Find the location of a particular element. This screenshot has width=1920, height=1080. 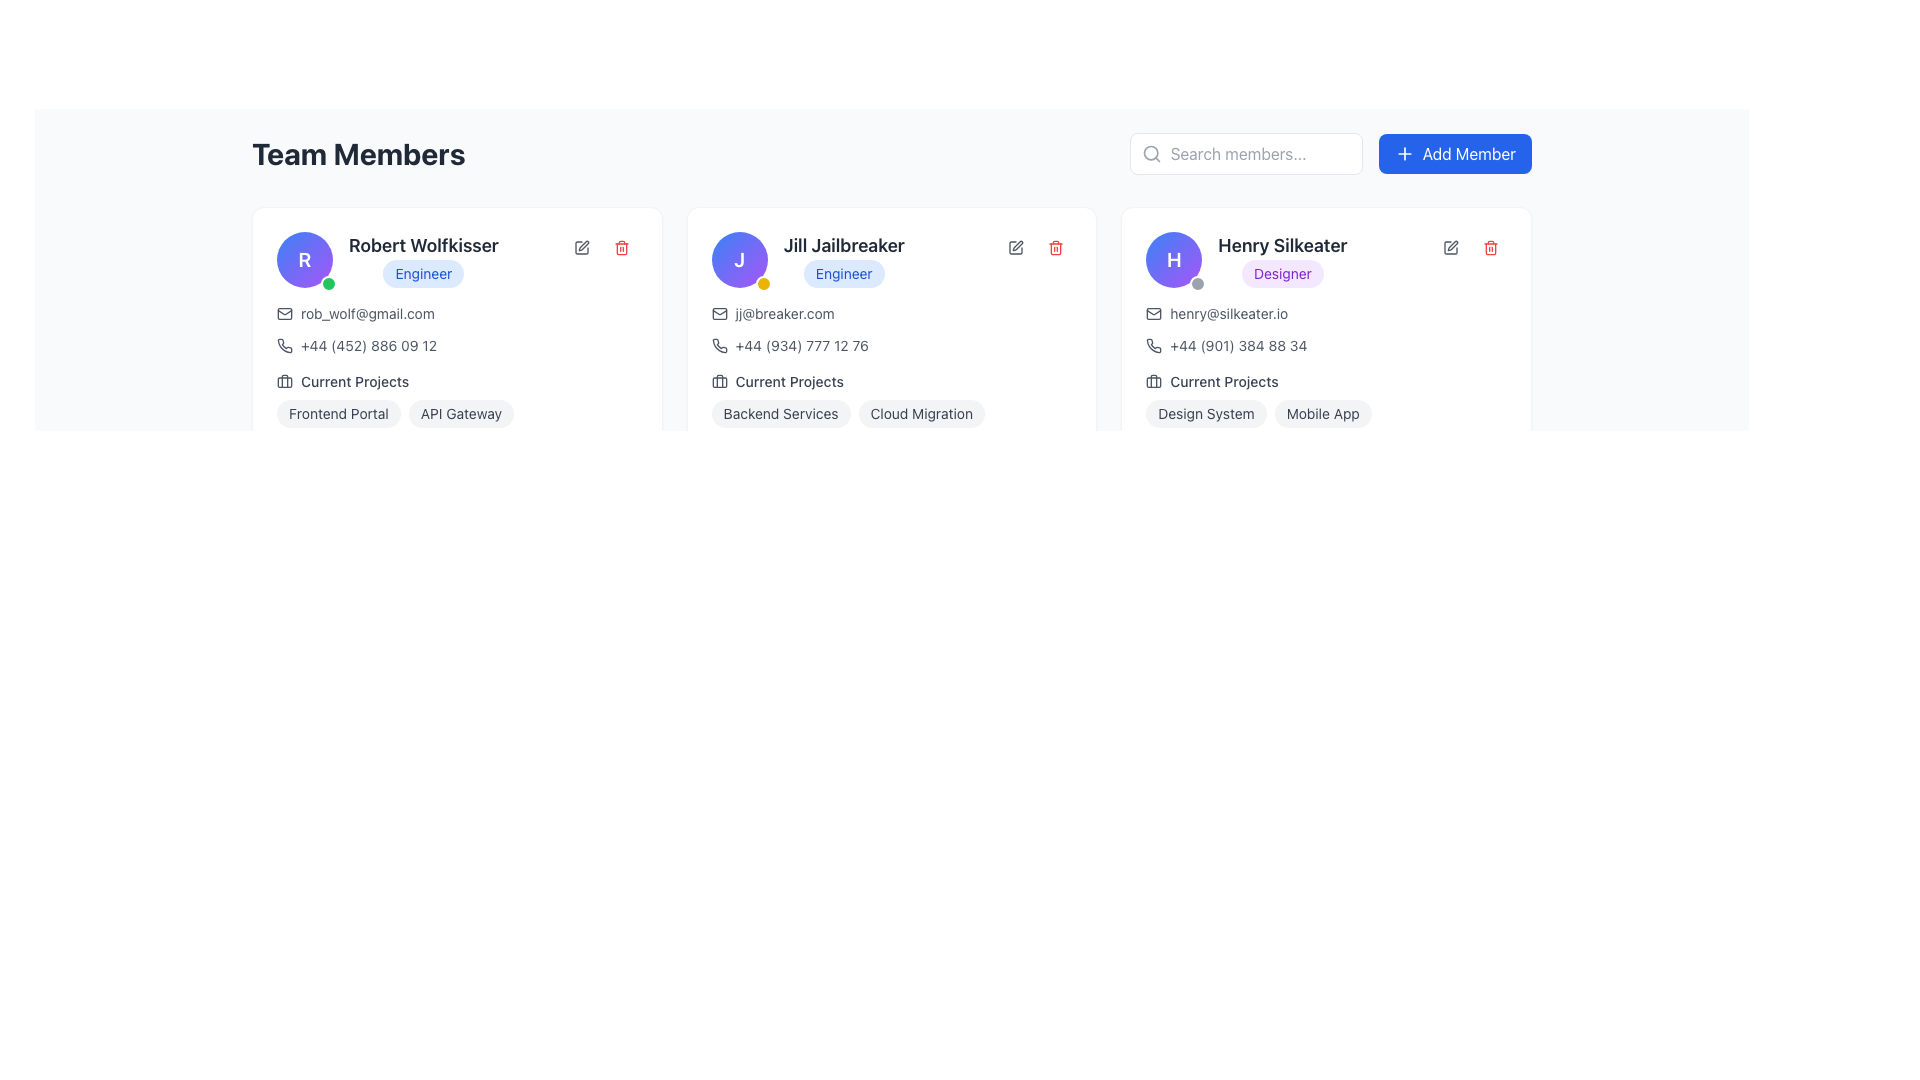

the edit button located in the top-right corner of the card labeled 'Robert Wolfkisser' is located at coordinates (580, 246).